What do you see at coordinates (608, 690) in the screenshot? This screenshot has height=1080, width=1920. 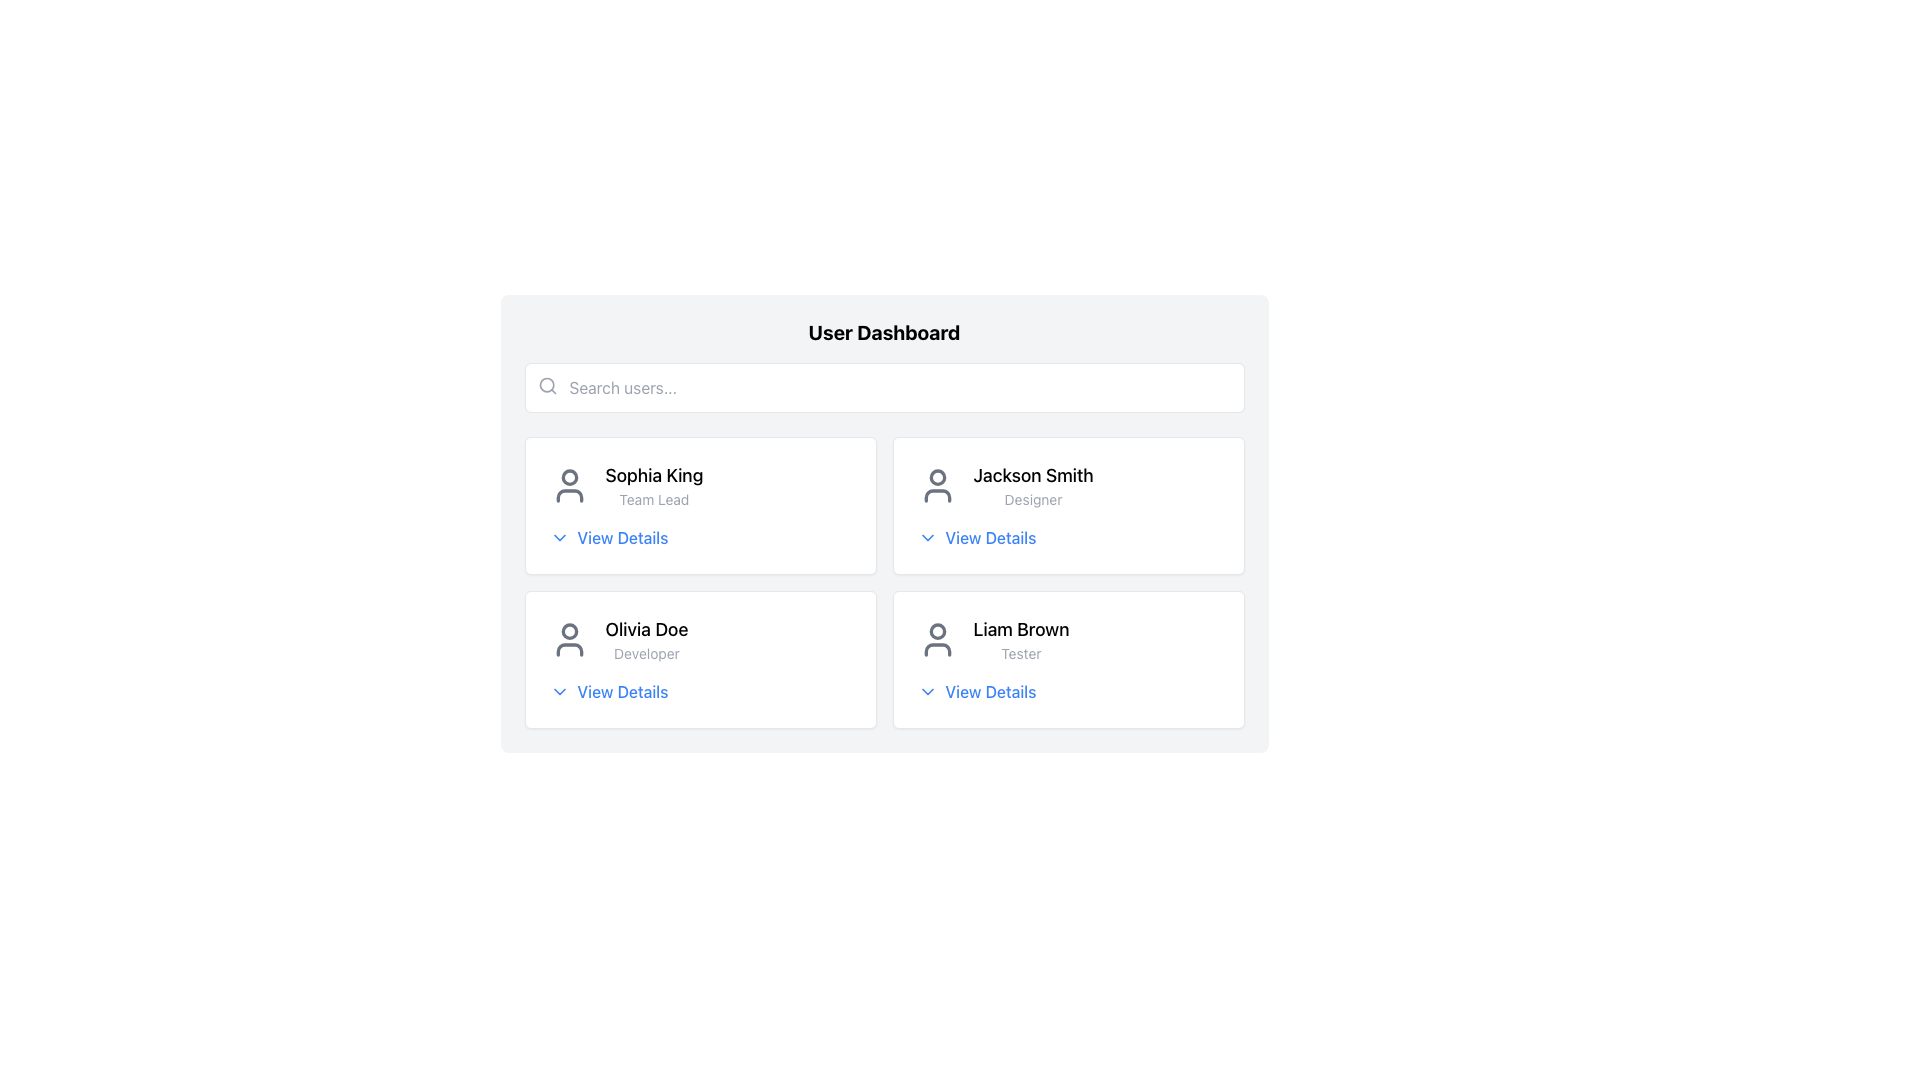 I see `the 'View Details' button, which is a text button with a blue font and a chevron-down icon, located below 'Olivia Doe' in the third user card of the second row` at bounding box center [608, 690].